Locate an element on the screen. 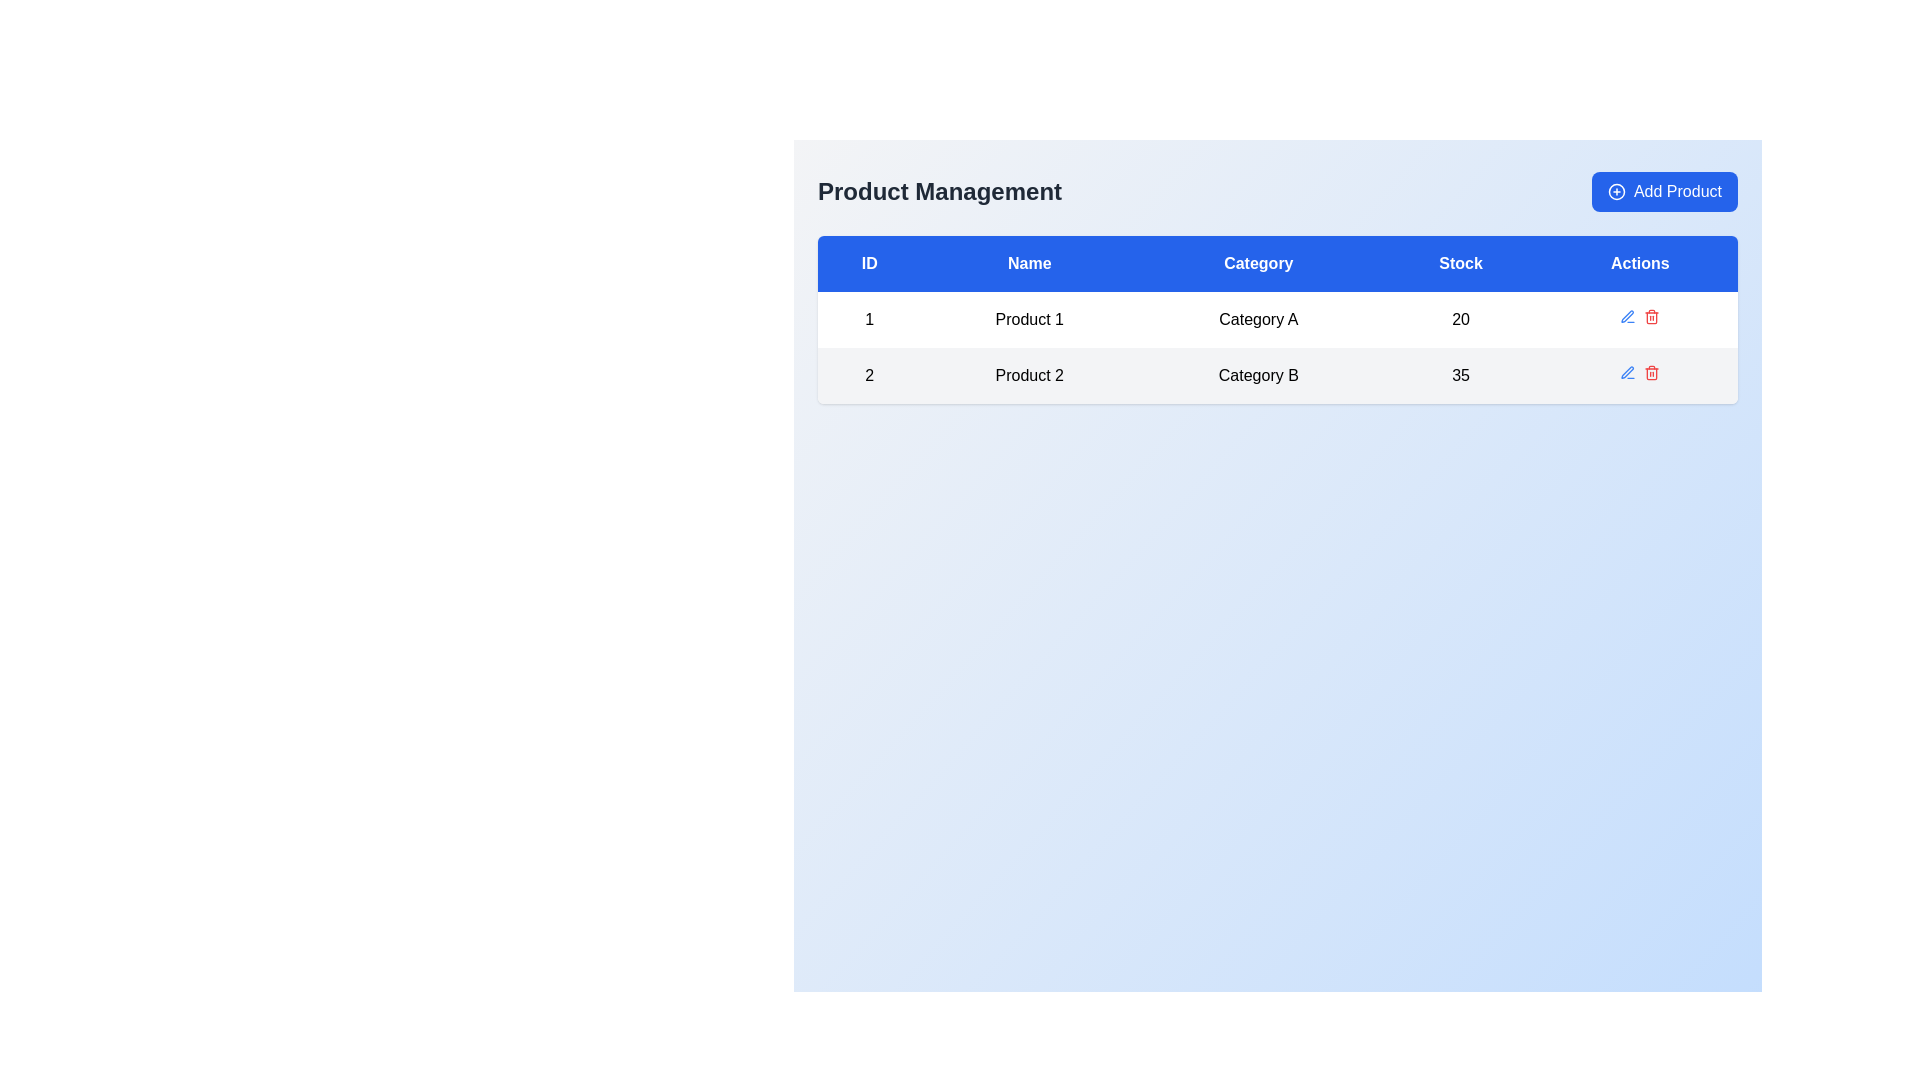 The height and width of the screenshot is (1080, 1920). the first data row in the table is located at coordinates (1276, 346).